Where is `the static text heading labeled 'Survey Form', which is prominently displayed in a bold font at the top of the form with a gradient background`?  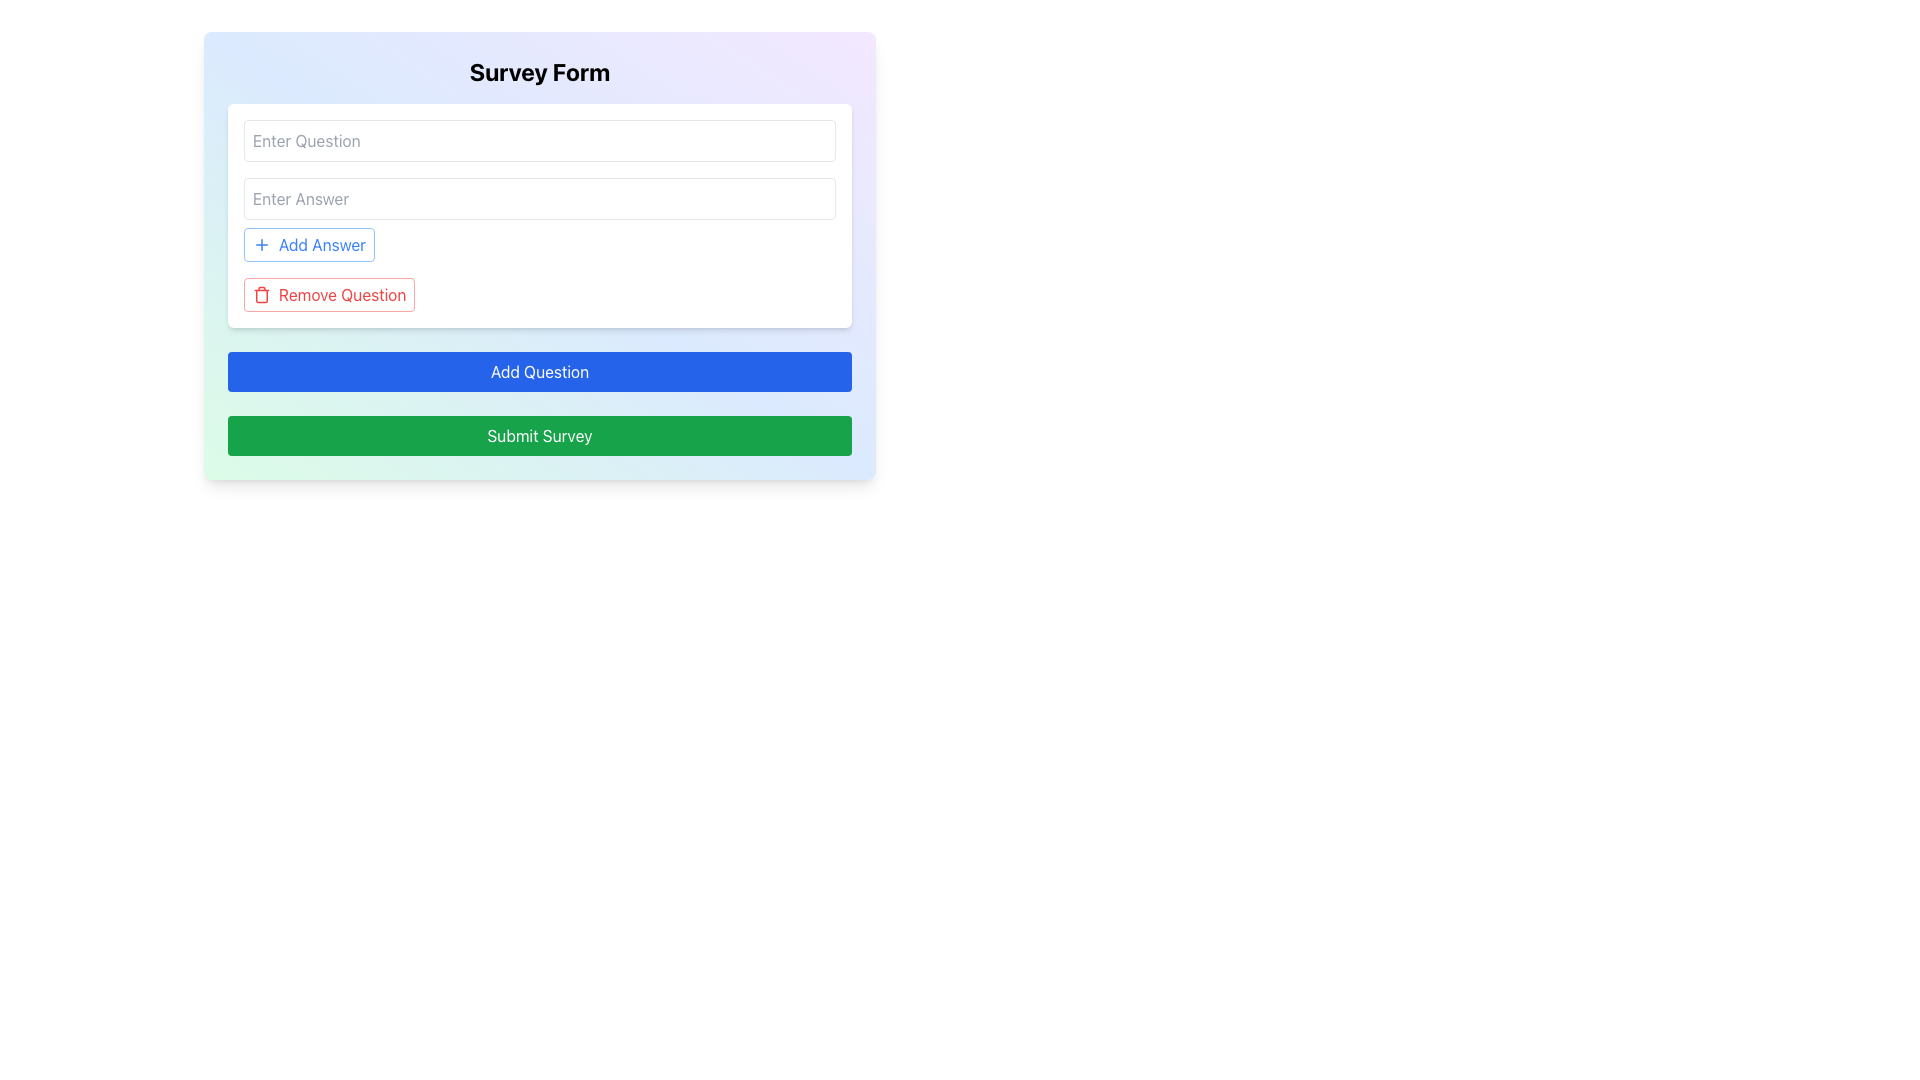
the static text heading labeled 'Survey Form', which is prominently displayed in a bold font at the top of the form with a gradient background is located at coordinates (539, 71).